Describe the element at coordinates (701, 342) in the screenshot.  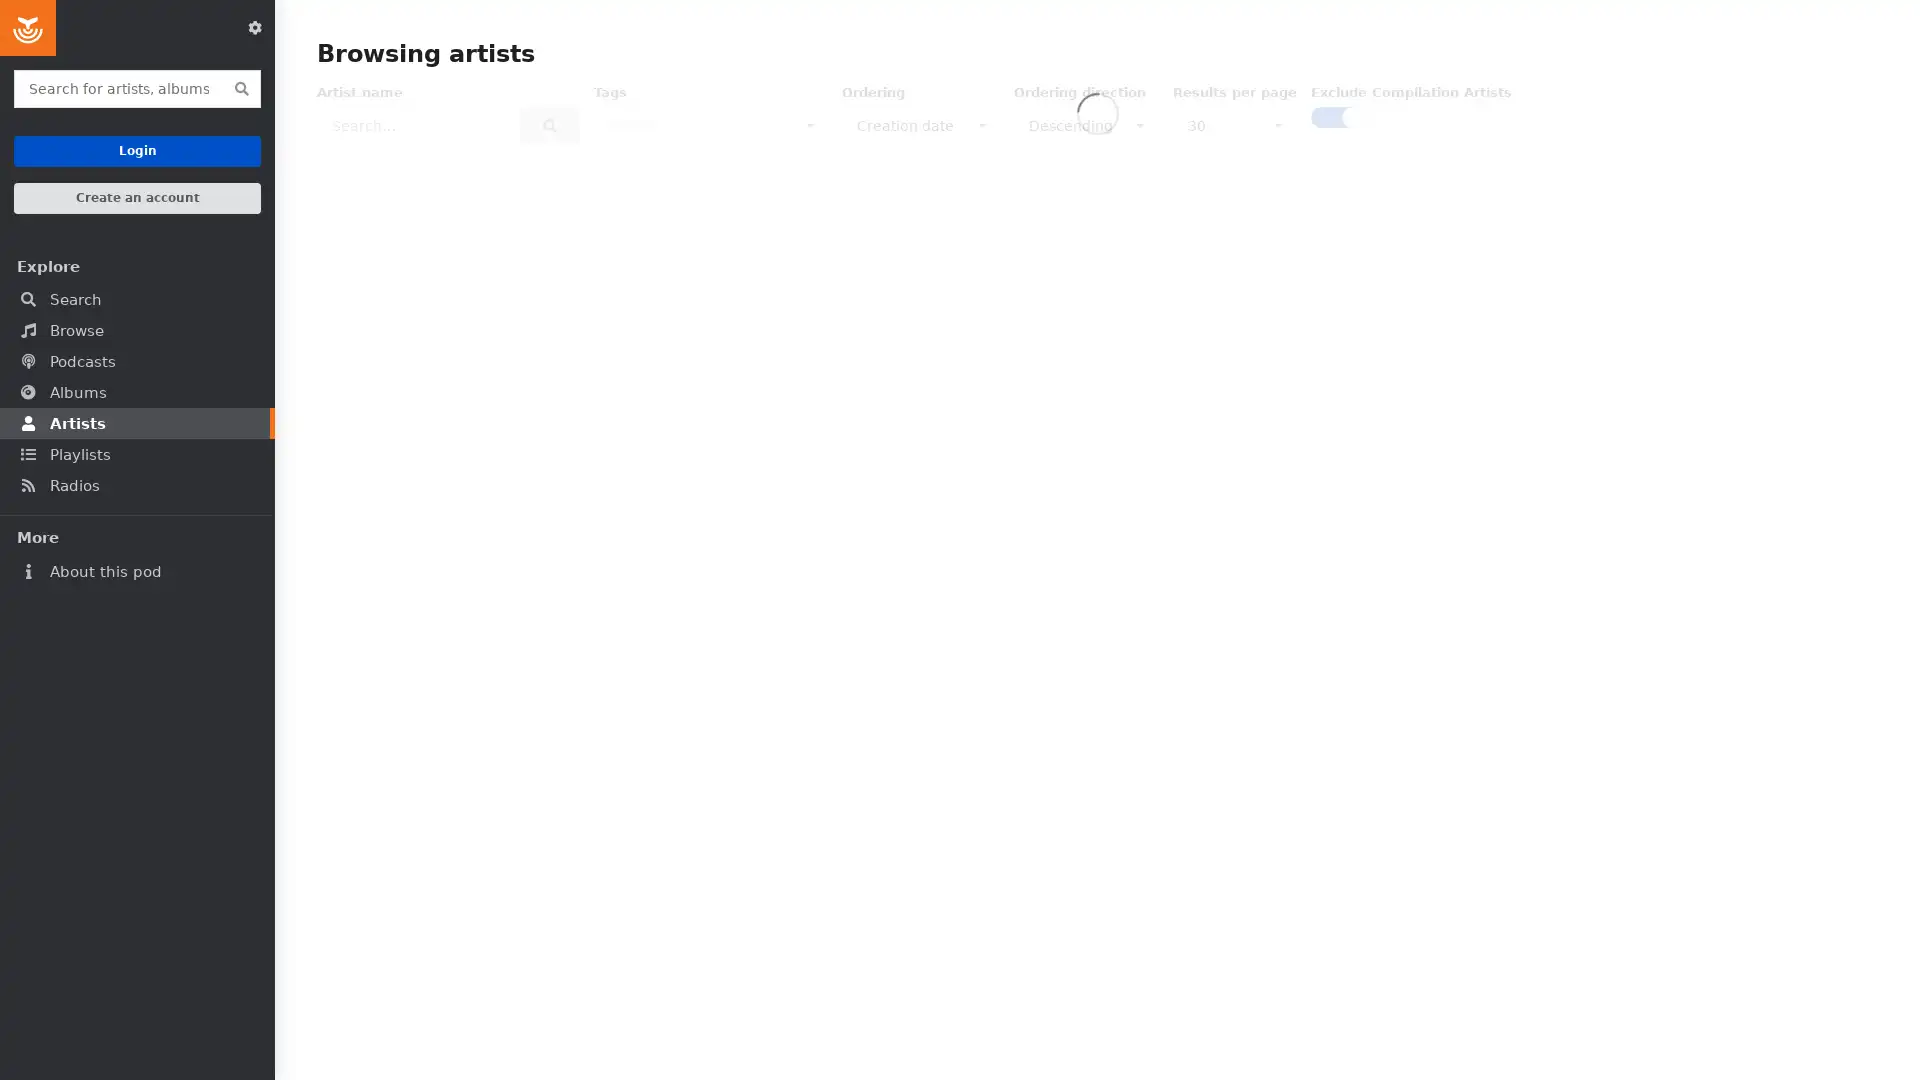
I see `Play artist` at that location.